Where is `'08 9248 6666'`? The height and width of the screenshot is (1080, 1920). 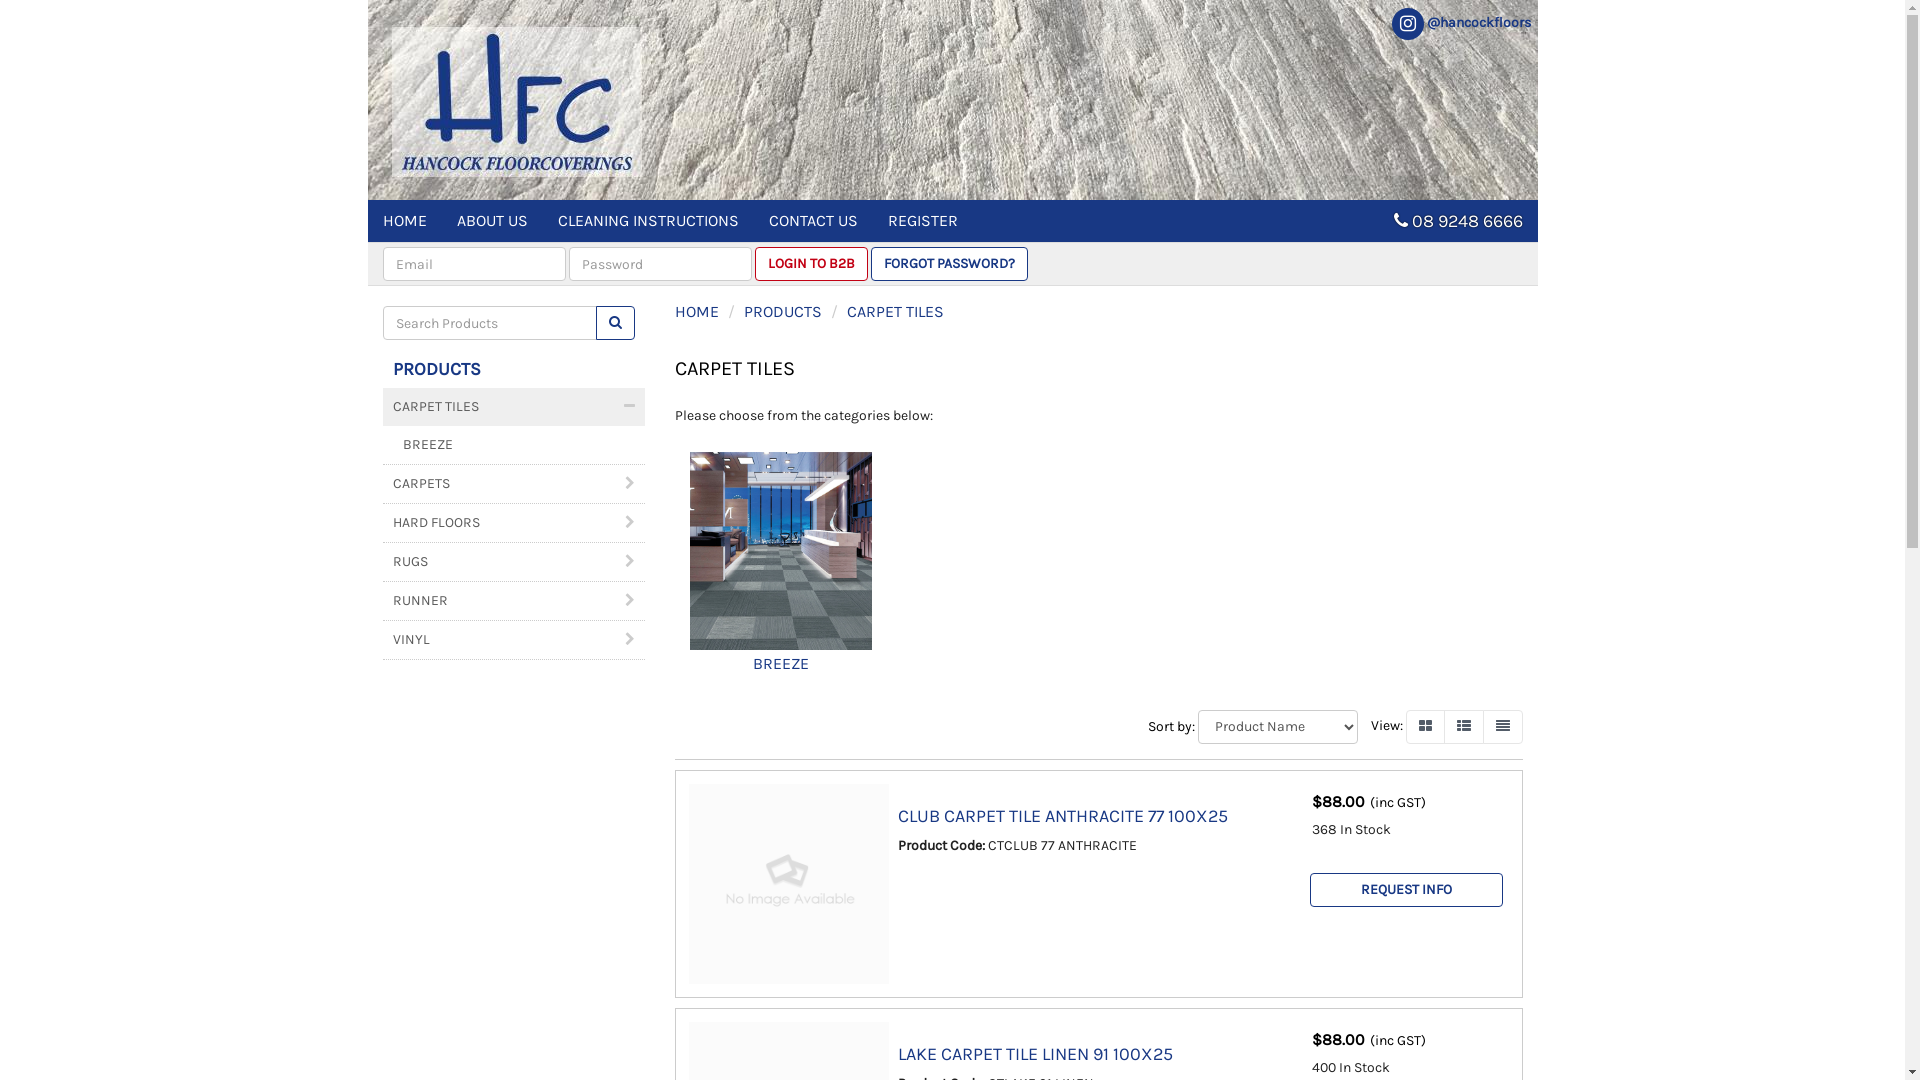 '08 9248 6666' is located at coordinates (1410, 220).